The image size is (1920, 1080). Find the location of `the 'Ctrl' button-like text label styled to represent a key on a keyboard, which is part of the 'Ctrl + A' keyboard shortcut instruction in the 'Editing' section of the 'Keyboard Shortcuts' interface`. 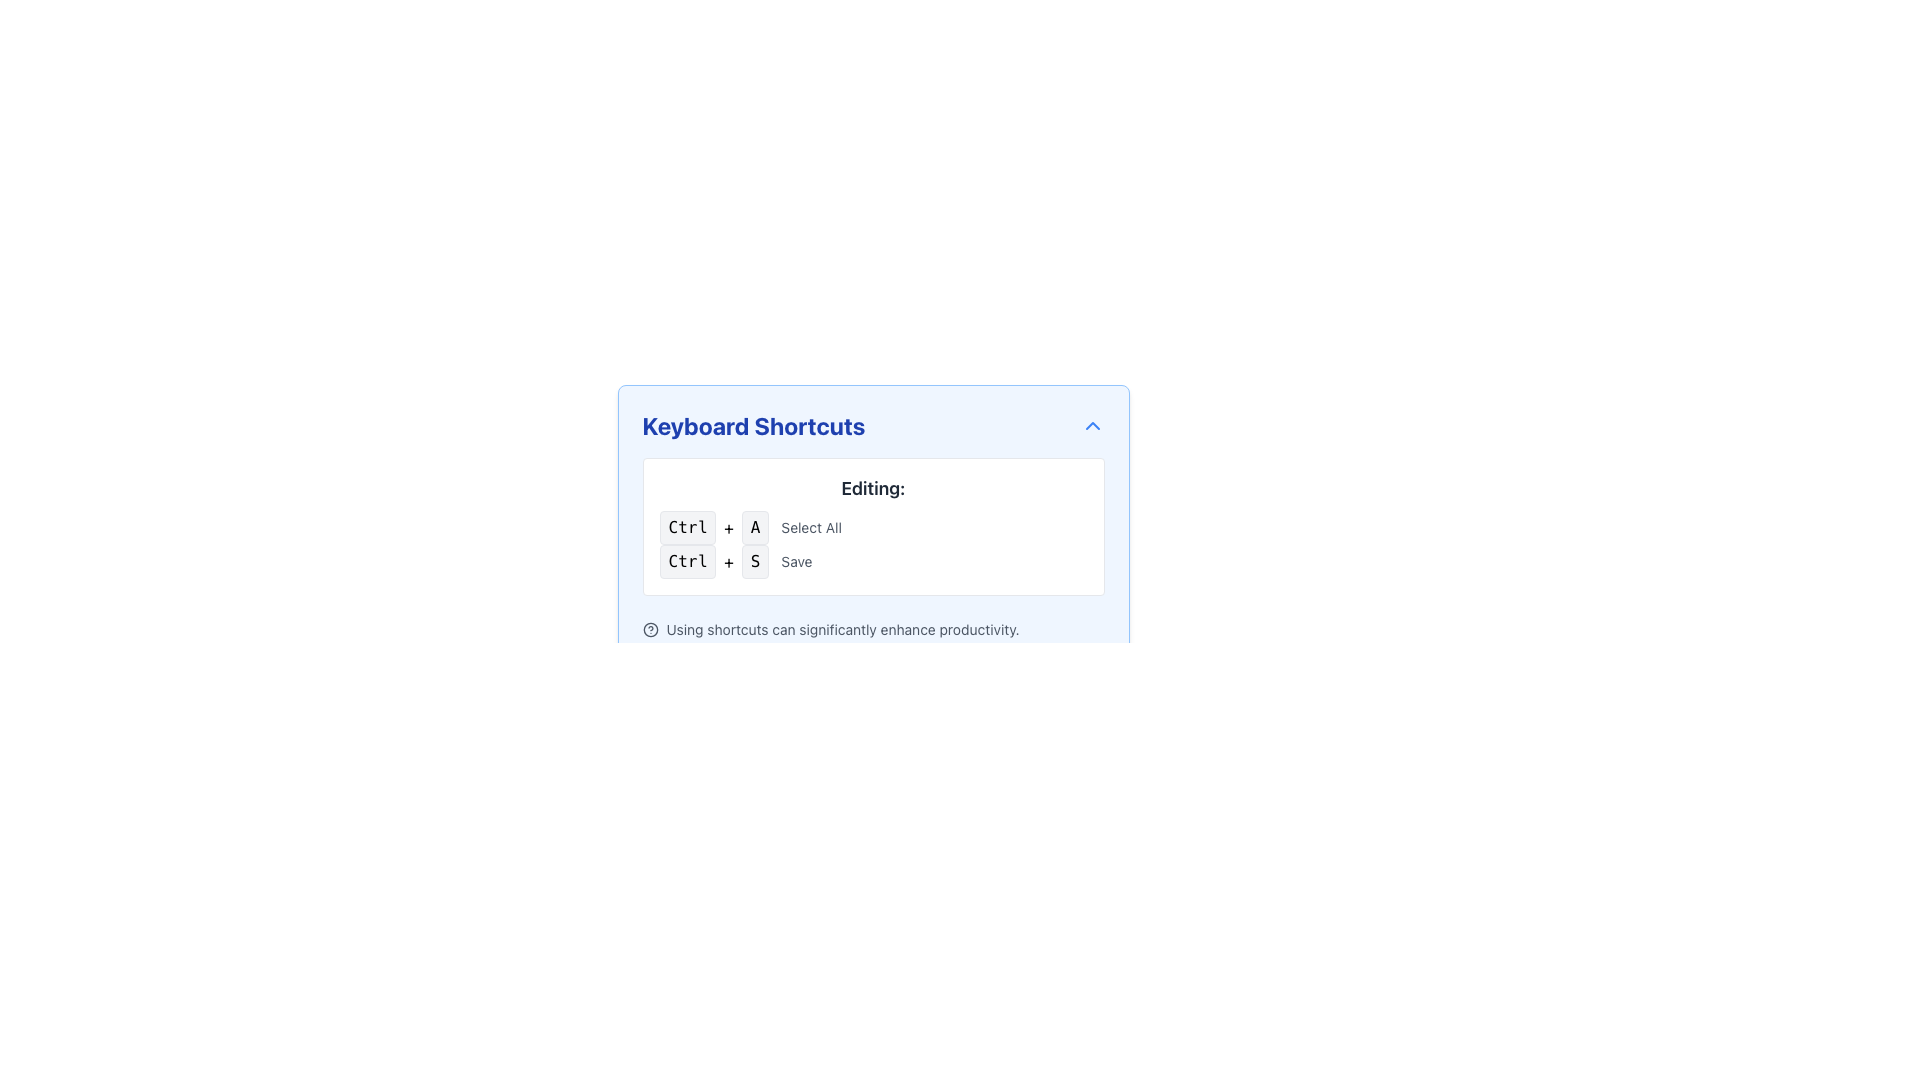

the 'Ctrl' button-like text label styled to represent a key on a keyboard, which is part of the 'Ctrl + A' keyboard shortcut instruction in the 'Editing' section of the 'Keyboard Shortcuts' interface is located at coordinates (687, 527).